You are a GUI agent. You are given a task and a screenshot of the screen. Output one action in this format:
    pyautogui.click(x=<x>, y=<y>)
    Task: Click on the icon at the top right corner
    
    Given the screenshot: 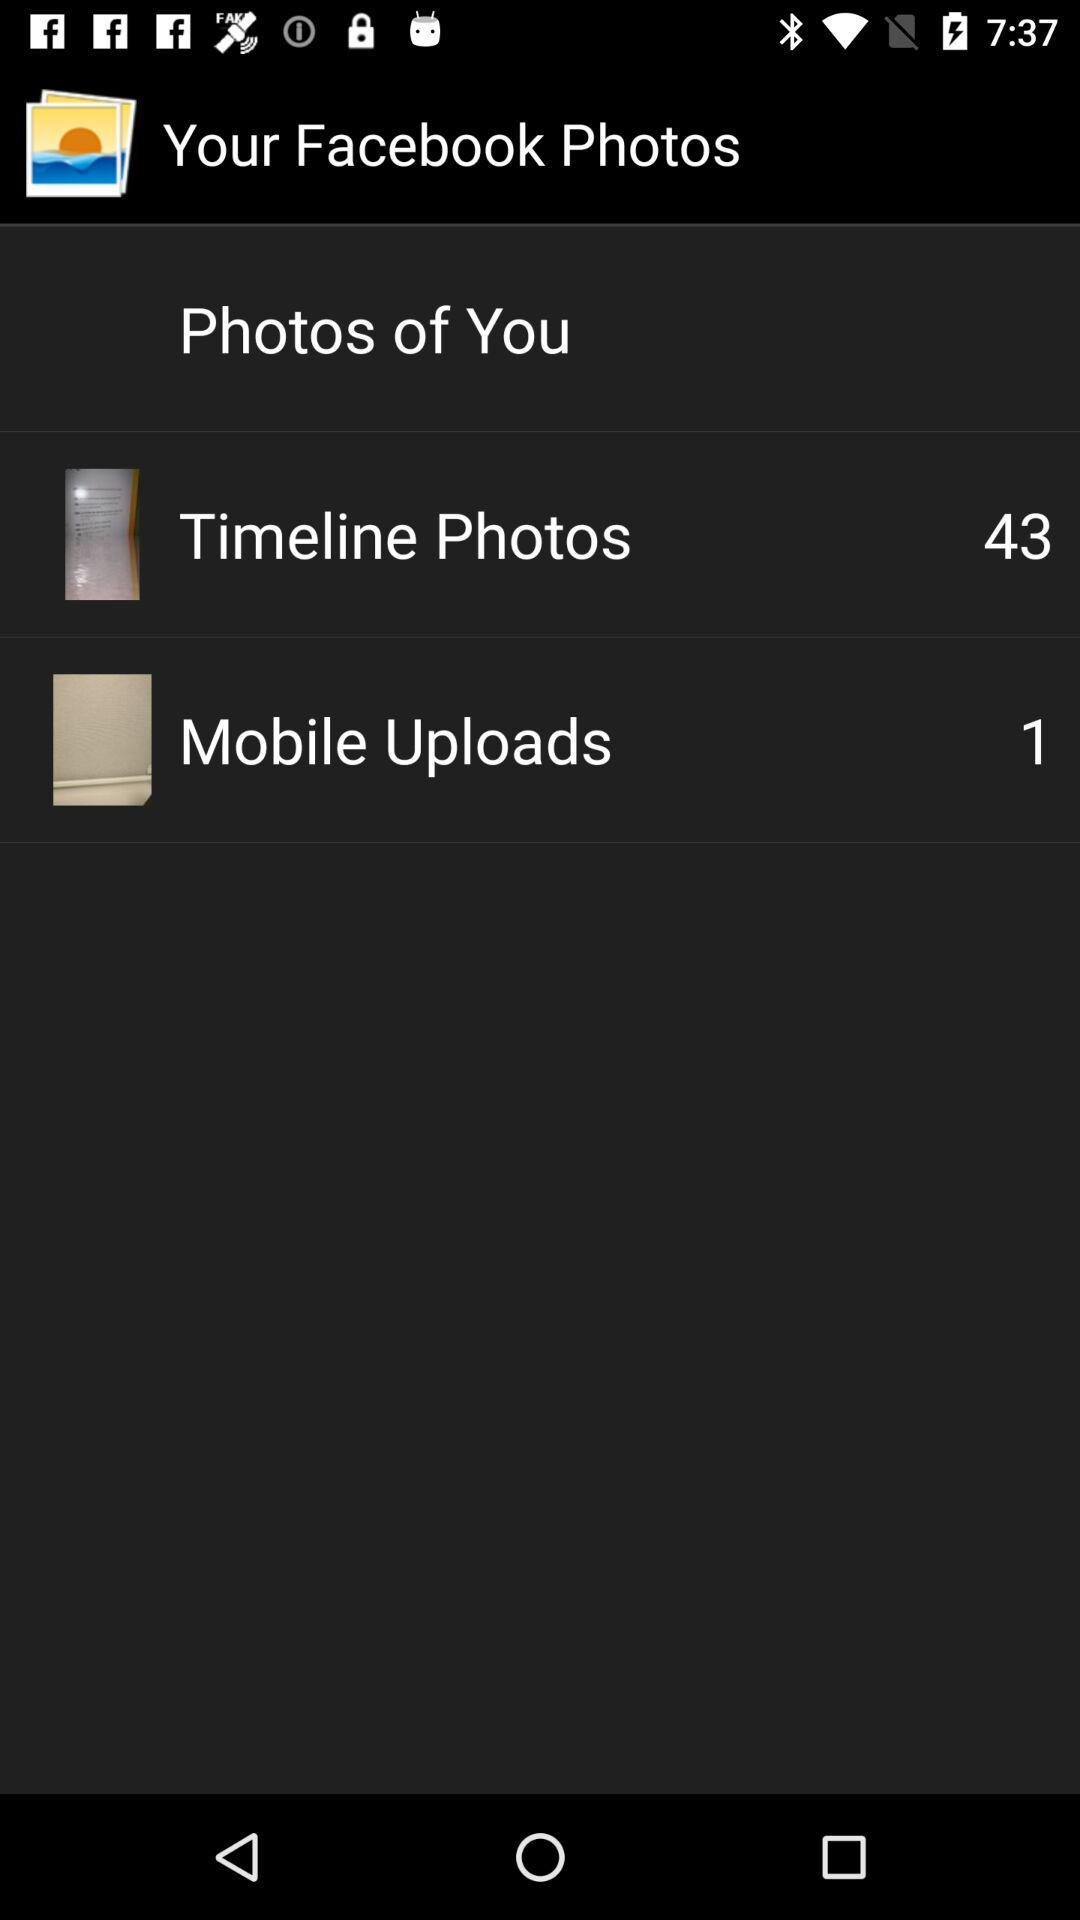 What is the action you would take?
    pyautogui.click(x=1018, y=533)
    